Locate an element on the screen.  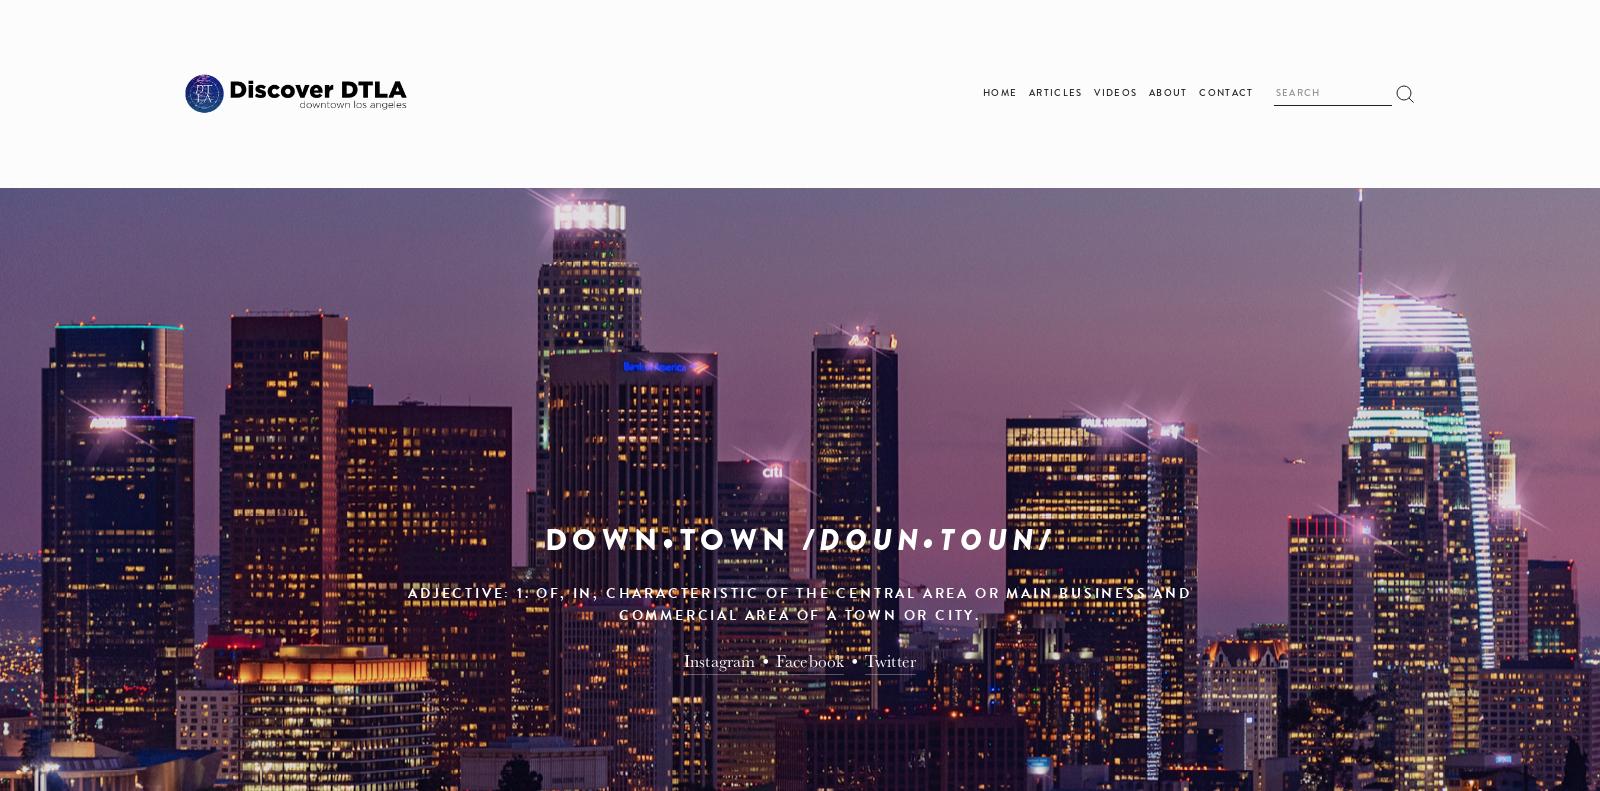
'Videos' is located at coordinates (1115, 93).